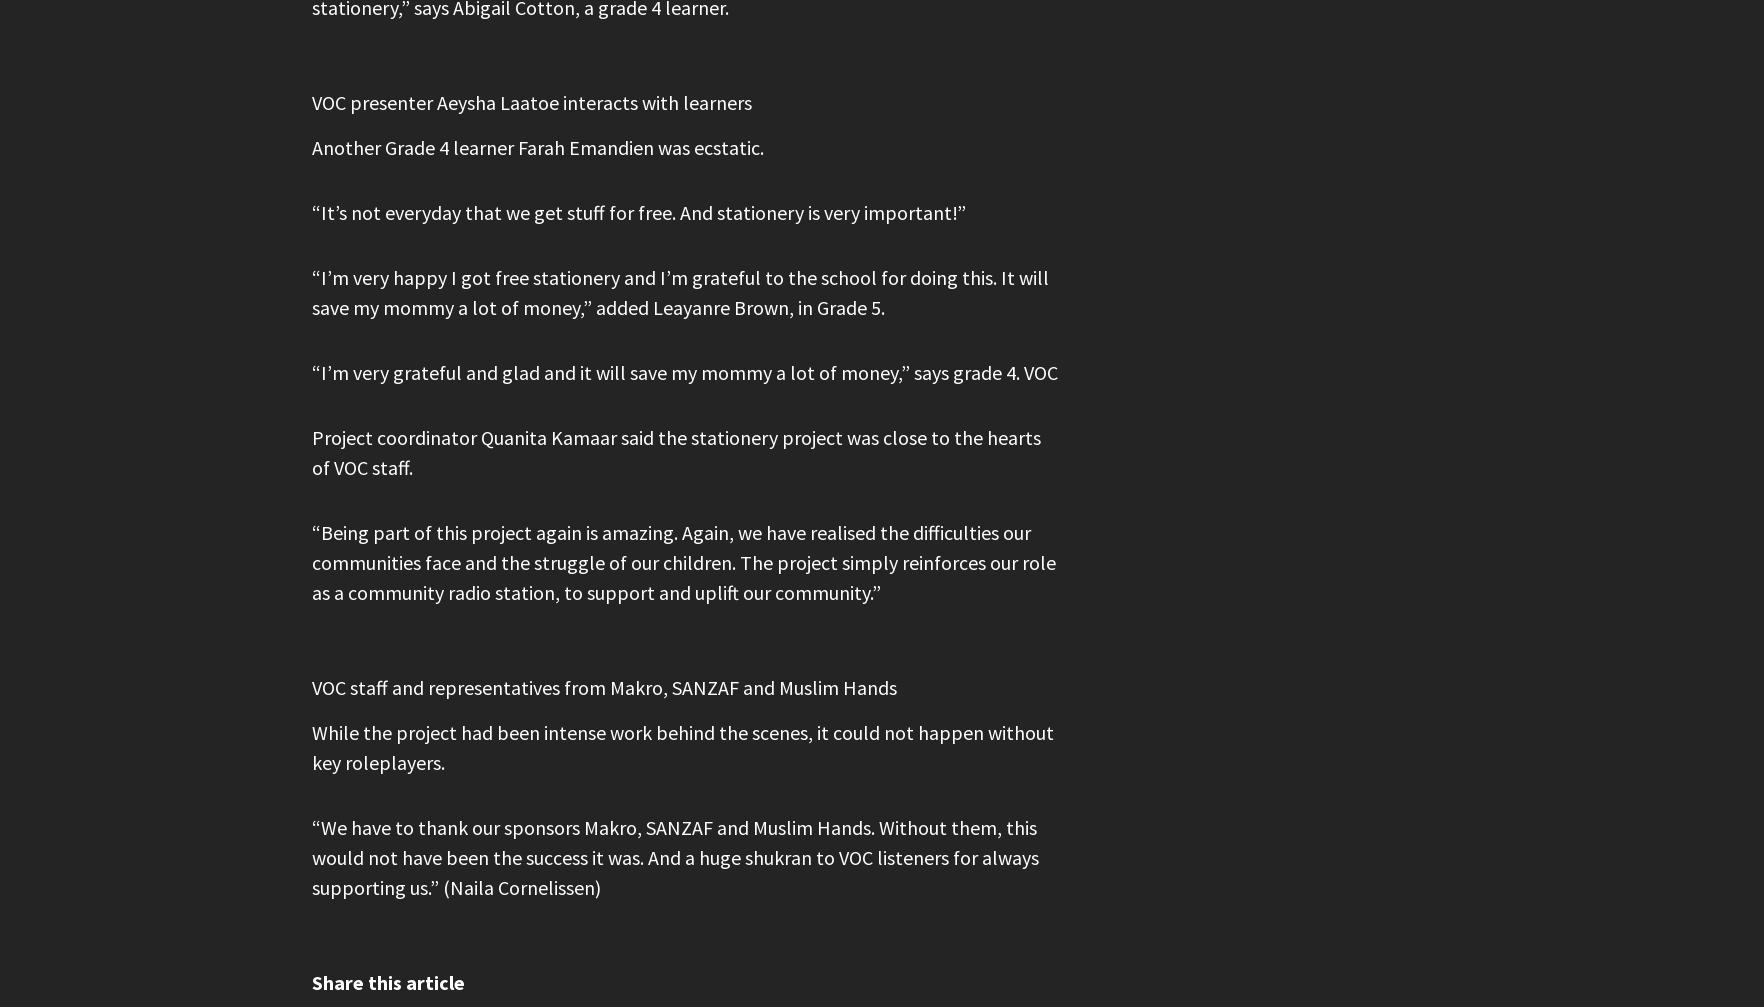 This screenshot has height=1007, width=1764. What do you see at coordinates (538, 147) in the screenshot?
I see `'Another Grade 4 learner Farah Emandien was ecstatic.'` at bounding box center [538, 147].